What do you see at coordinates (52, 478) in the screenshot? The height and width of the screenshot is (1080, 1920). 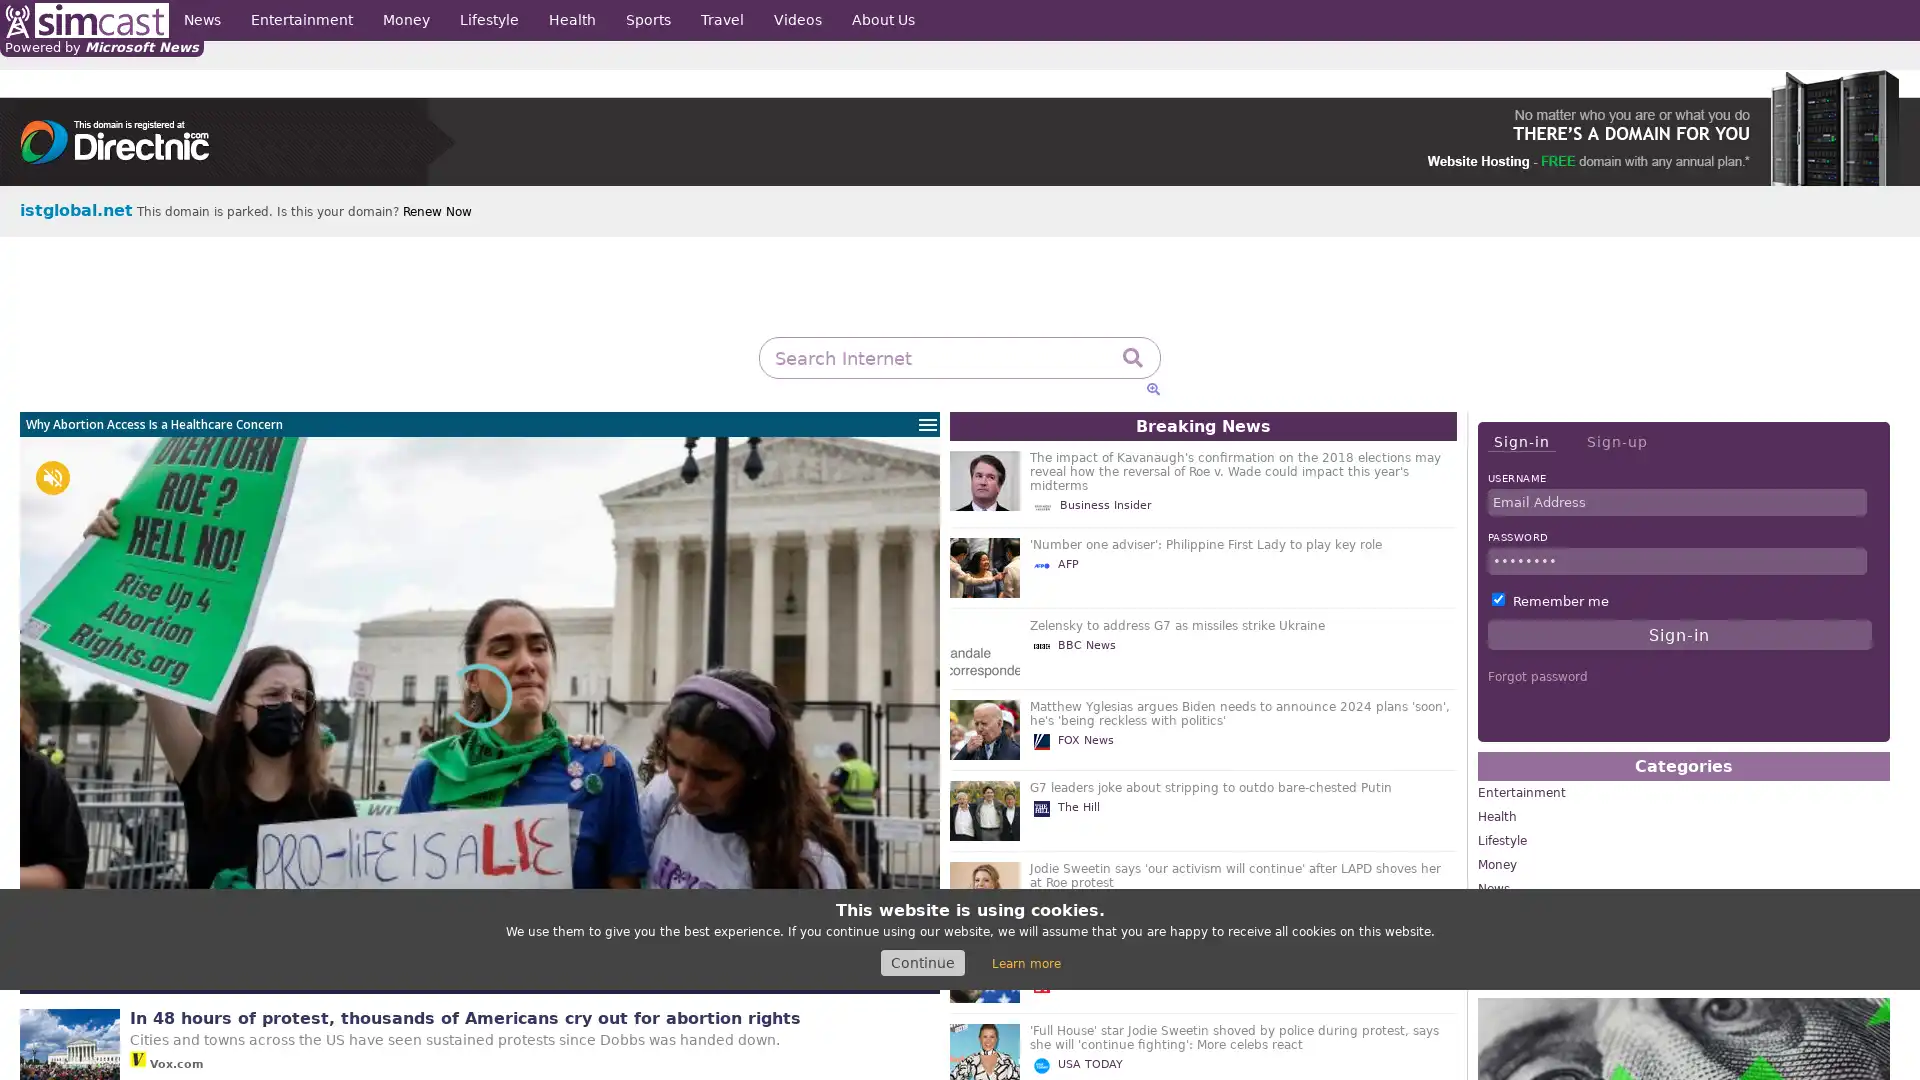 I see `volume_offvolume_up` at bounding box center [52, 478].